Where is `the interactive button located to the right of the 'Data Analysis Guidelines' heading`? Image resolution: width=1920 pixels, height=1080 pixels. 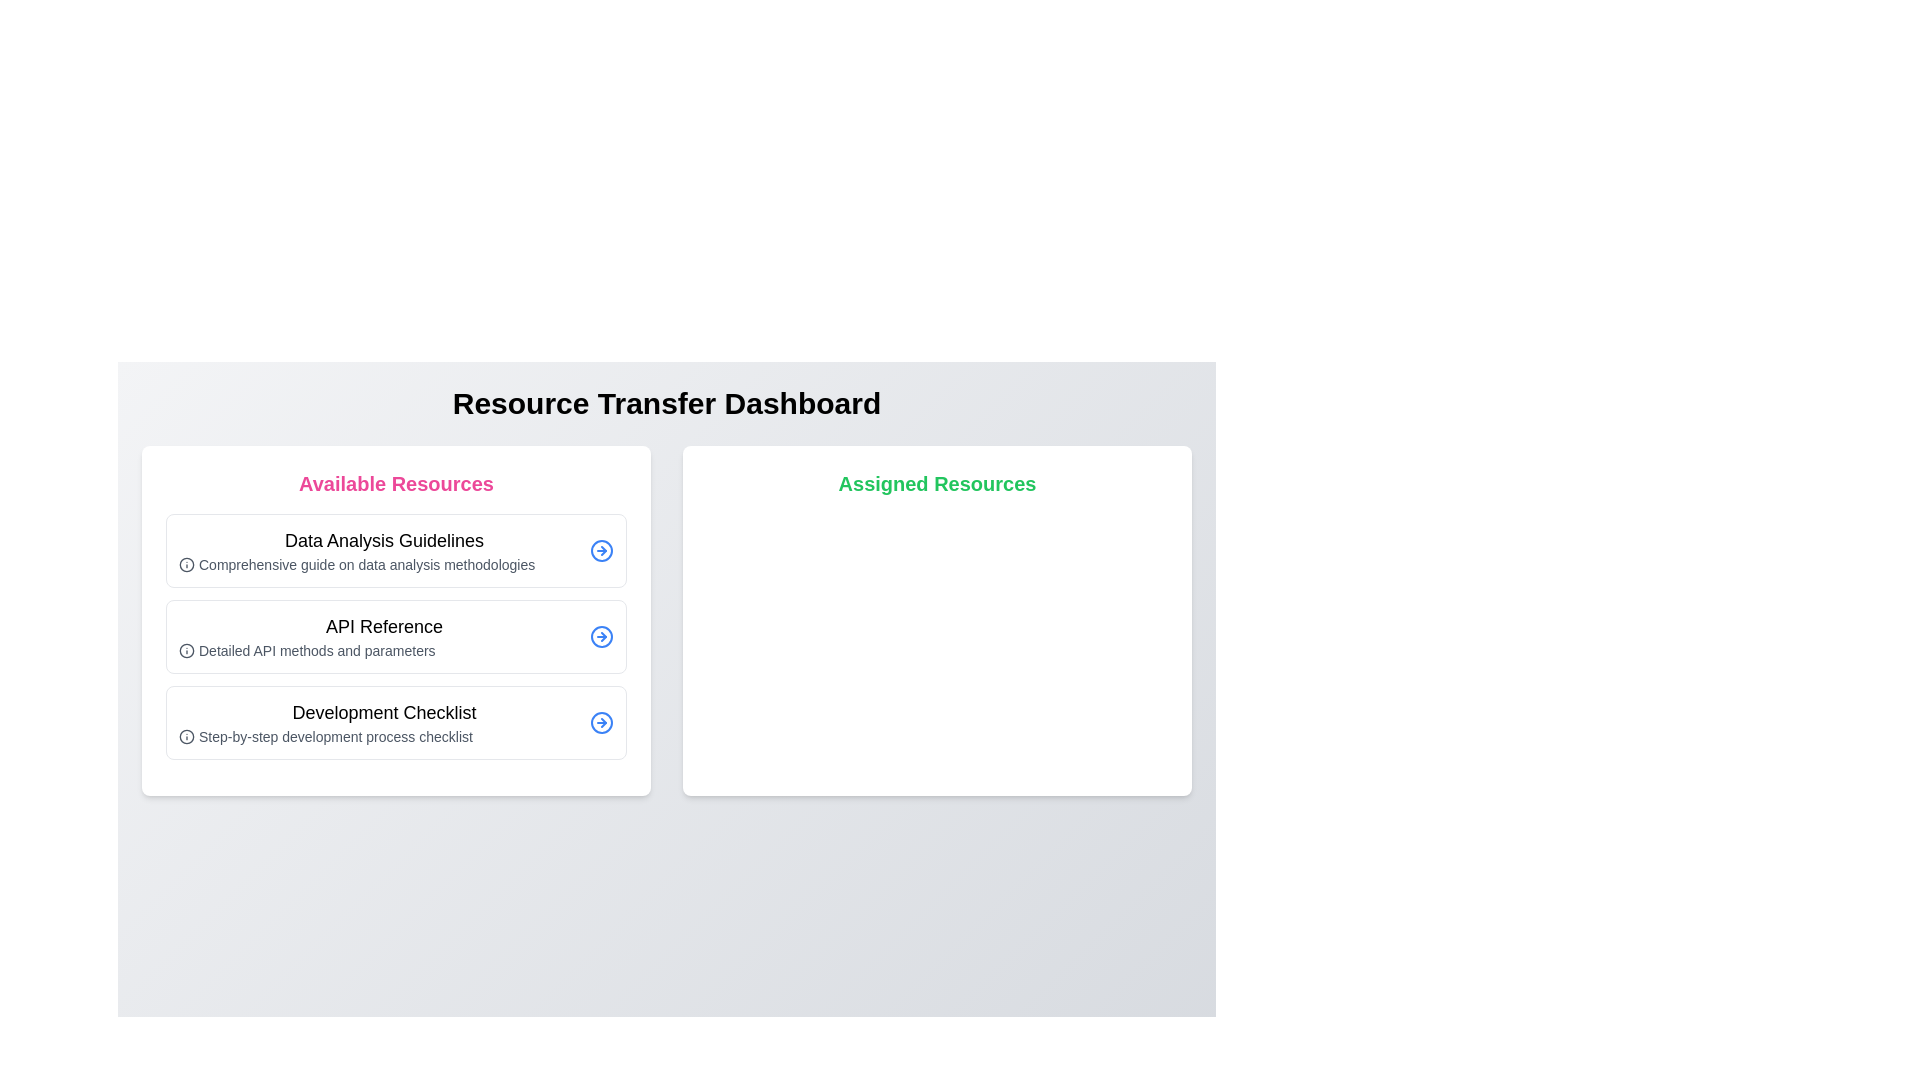
the interactive button located to the right of the 'Data Analysis Guidelines' heading is located at coordinates (600, 551).